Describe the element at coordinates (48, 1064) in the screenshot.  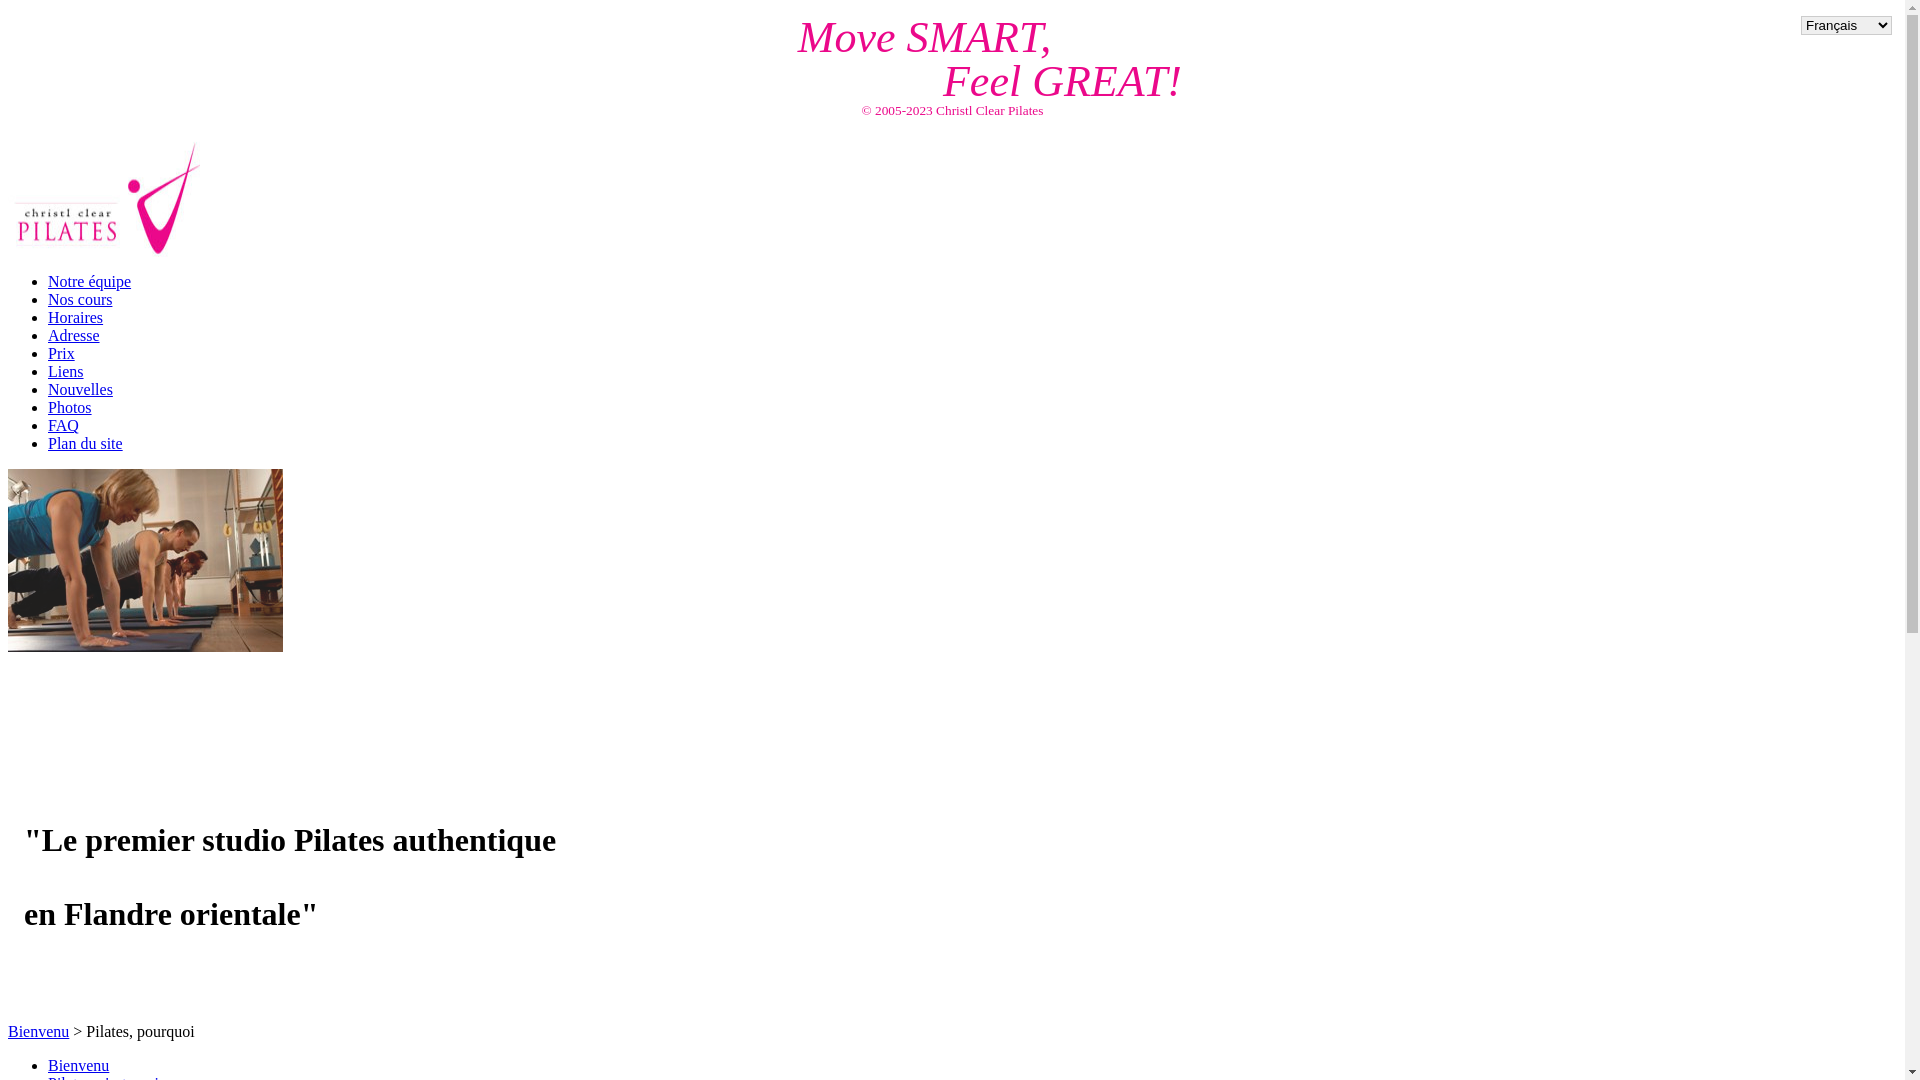
I see `'Bienvenu'` at that location.